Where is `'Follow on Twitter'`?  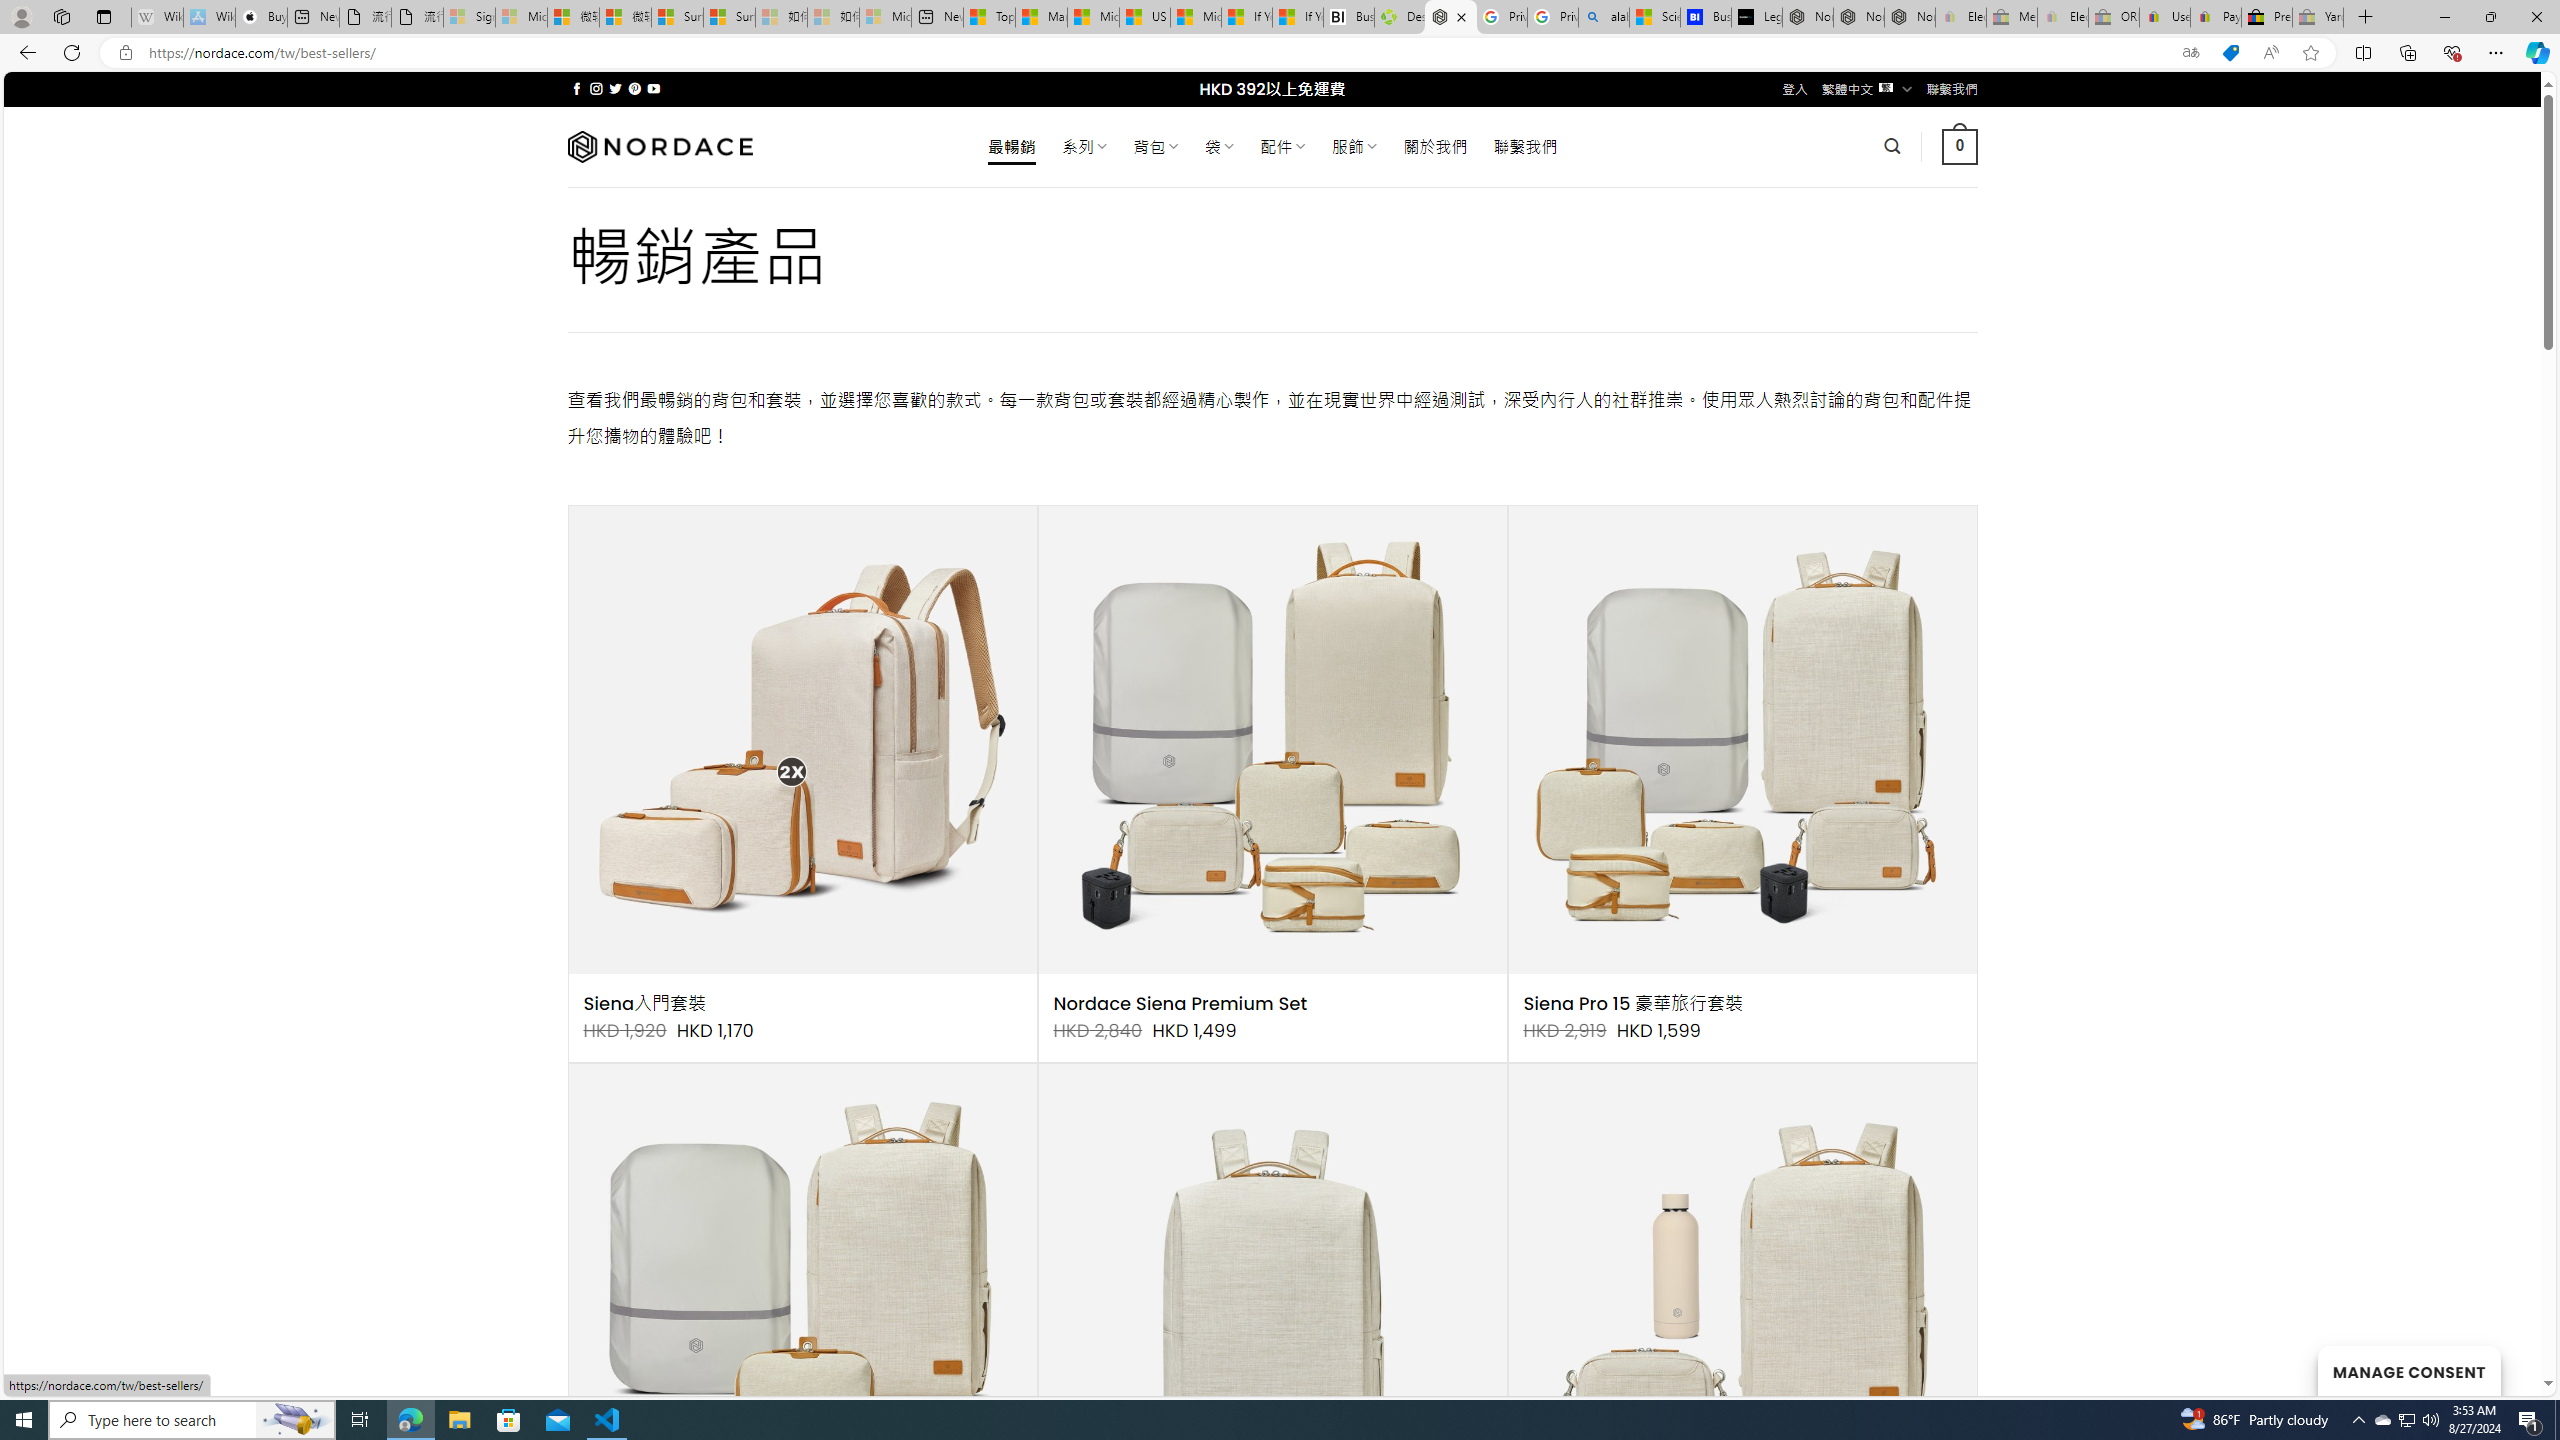
'Follow on Twitter' is located at coordinates (615, 88).